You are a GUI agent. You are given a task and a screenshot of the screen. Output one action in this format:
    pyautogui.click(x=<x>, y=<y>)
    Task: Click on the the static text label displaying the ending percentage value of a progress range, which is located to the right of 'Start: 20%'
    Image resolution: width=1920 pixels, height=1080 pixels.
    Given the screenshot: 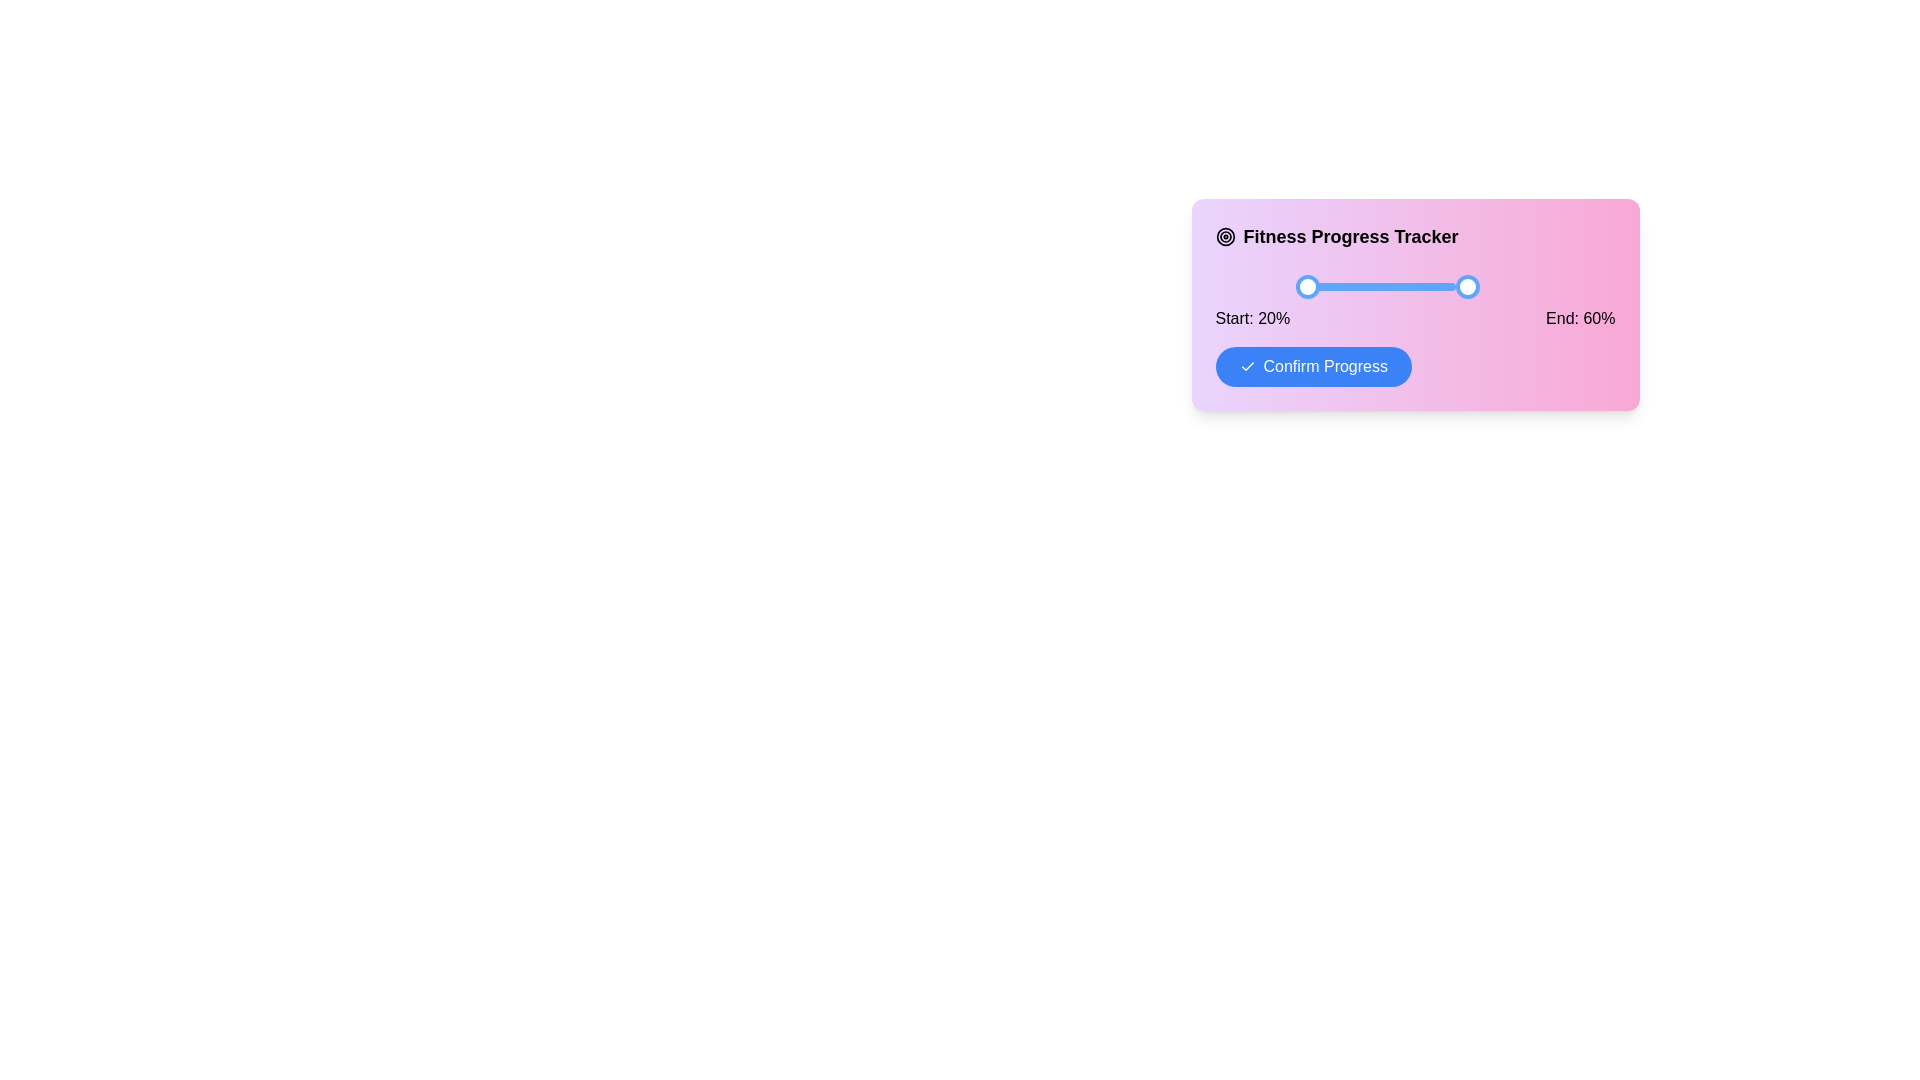 What is the action you would take?
    pyautogui.click(x=1579, y=318)
    